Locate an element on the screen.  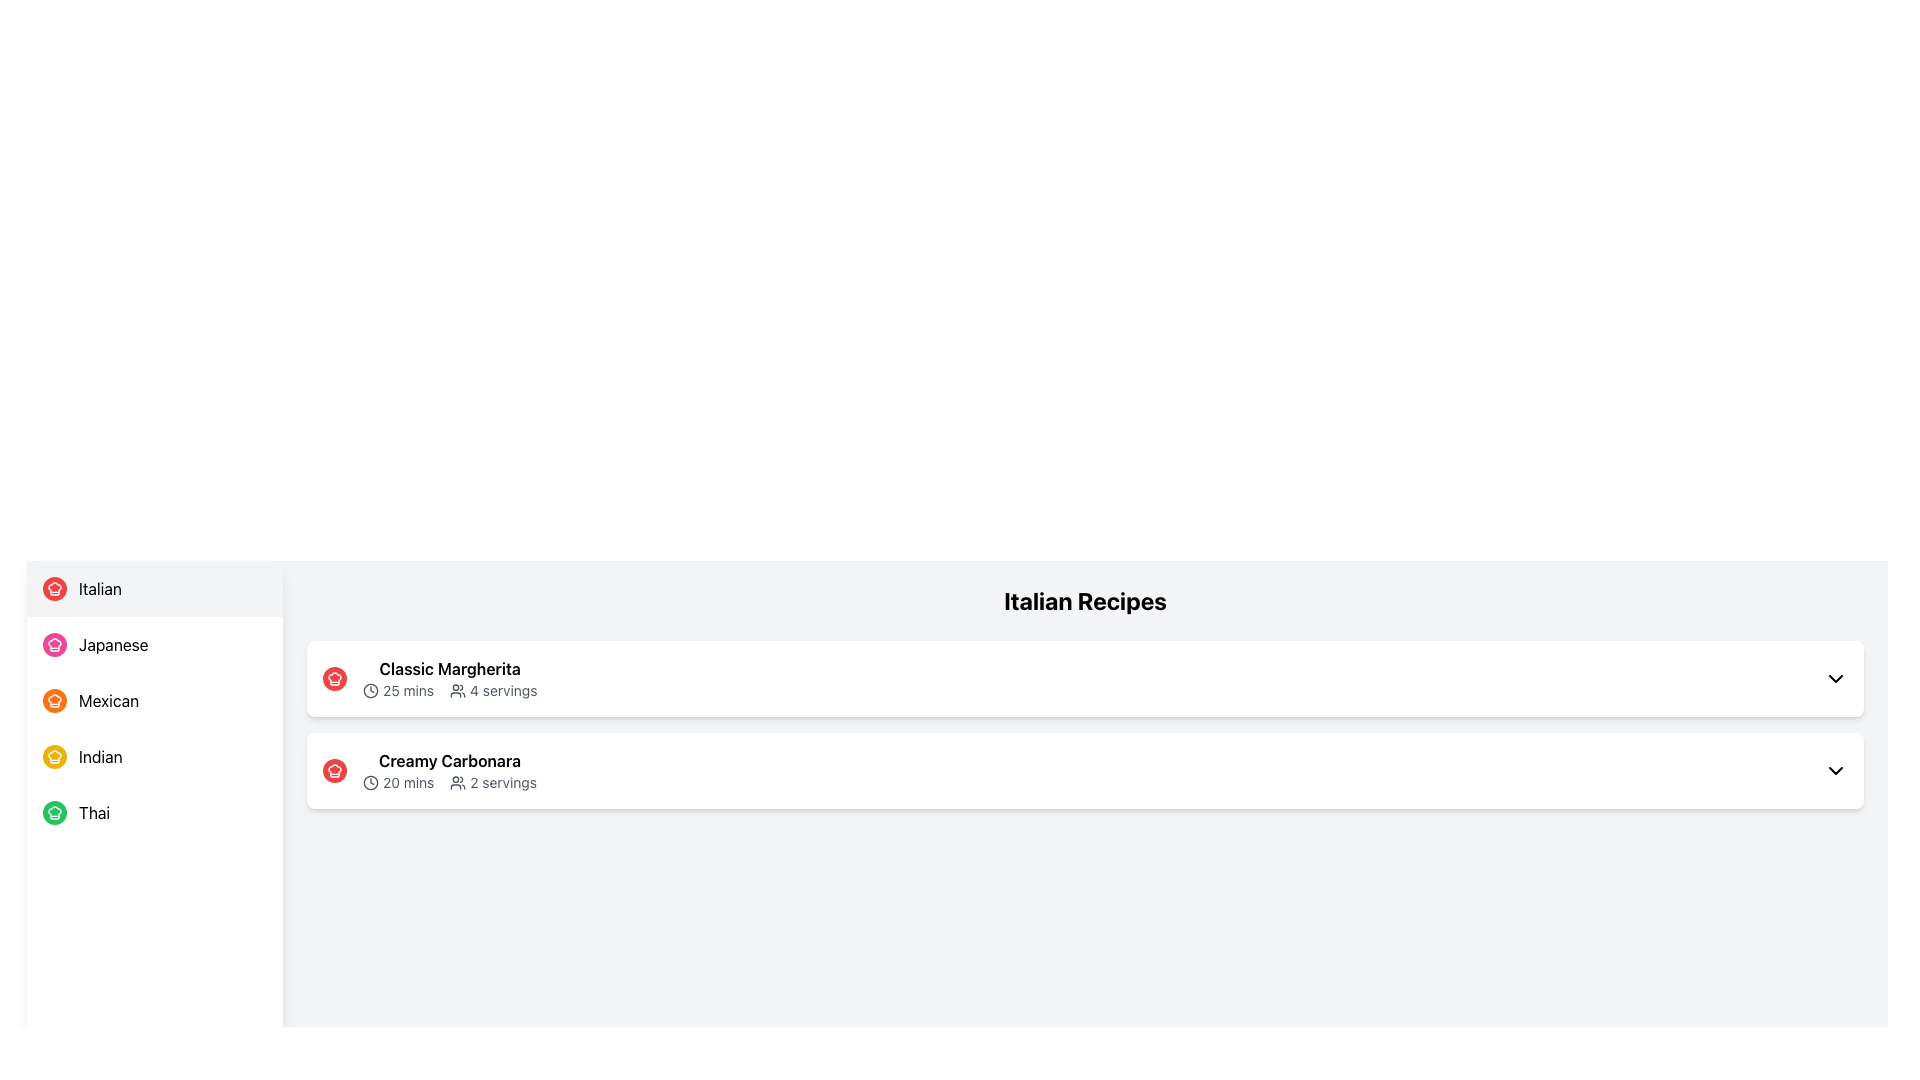
preparation time ('20 mins') and the serving capacity ('2 servings') from the text element located within the content card for 'Creamy Carbonara', positioned below its title is located at coordinates (449, 782).